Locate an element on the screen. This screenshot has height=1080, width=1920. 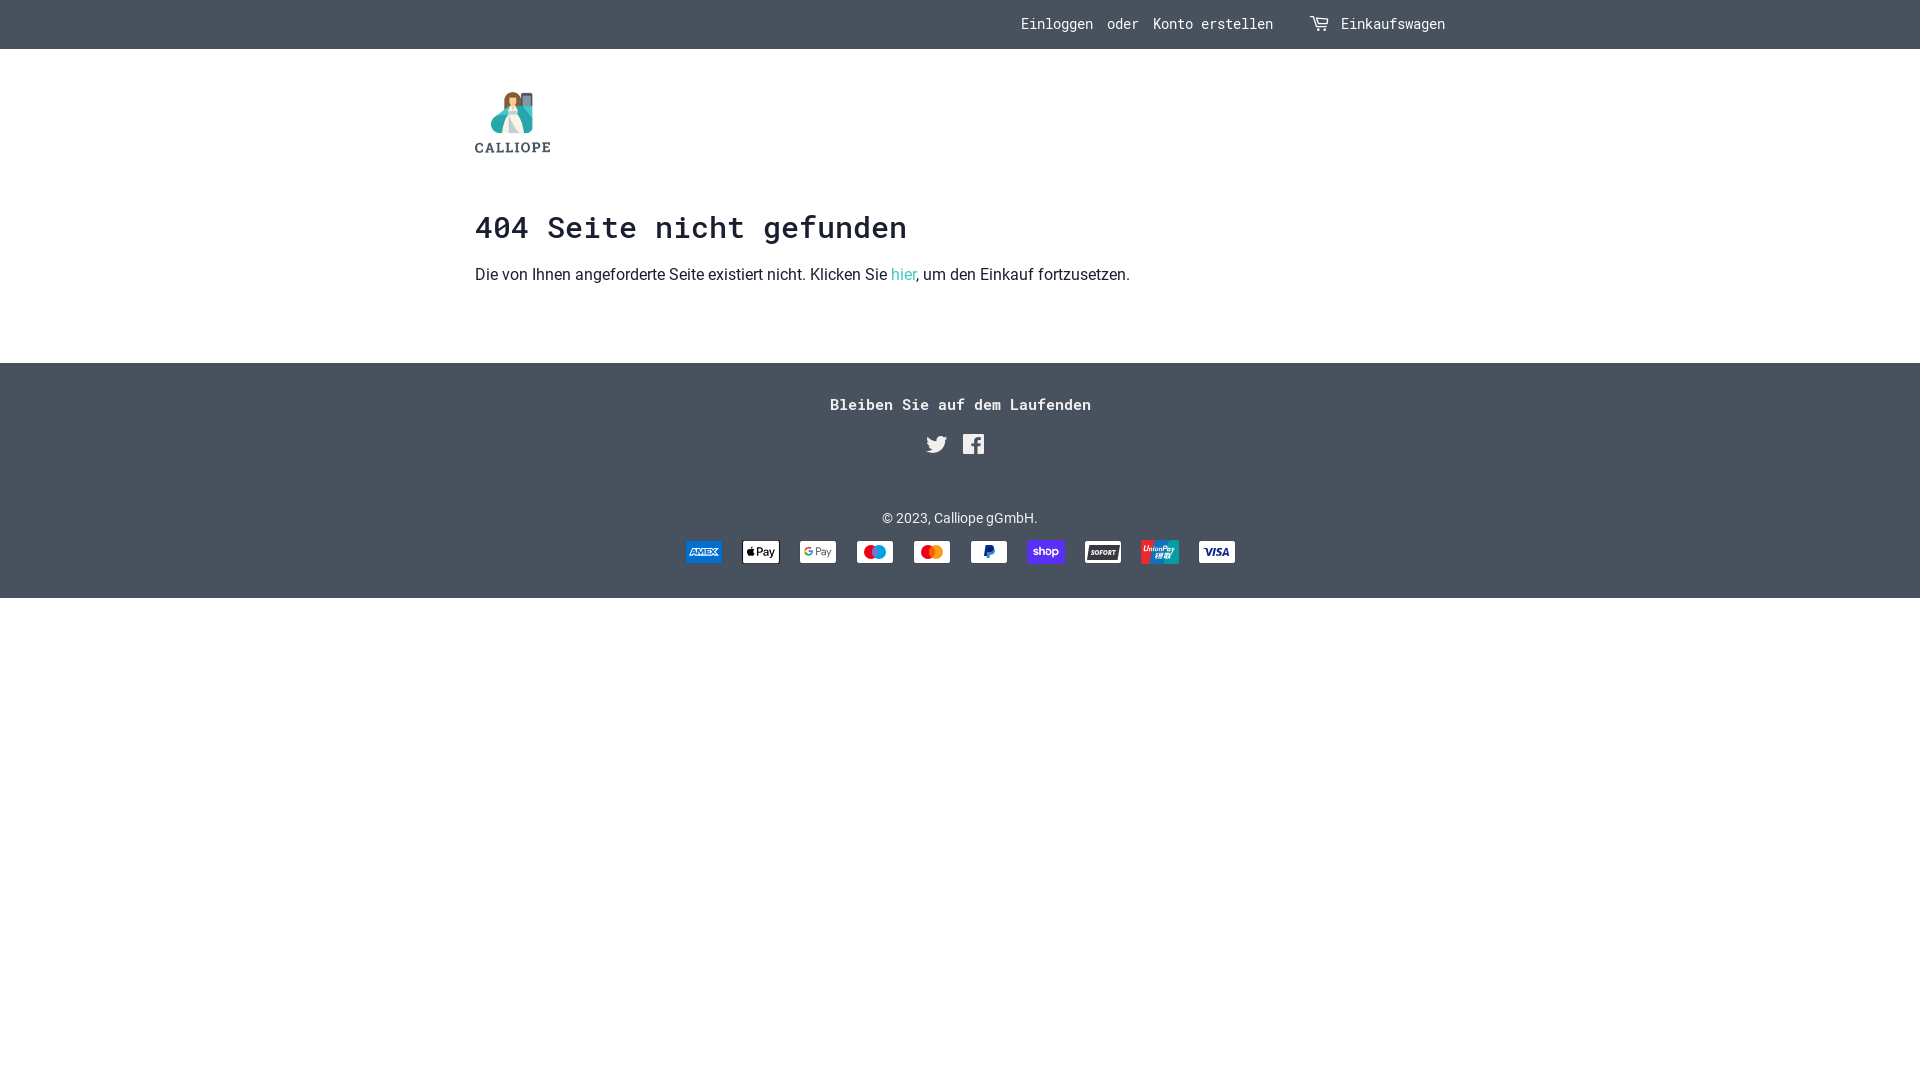
'Calliope gGmbH' is located at coordinates (983, 516).